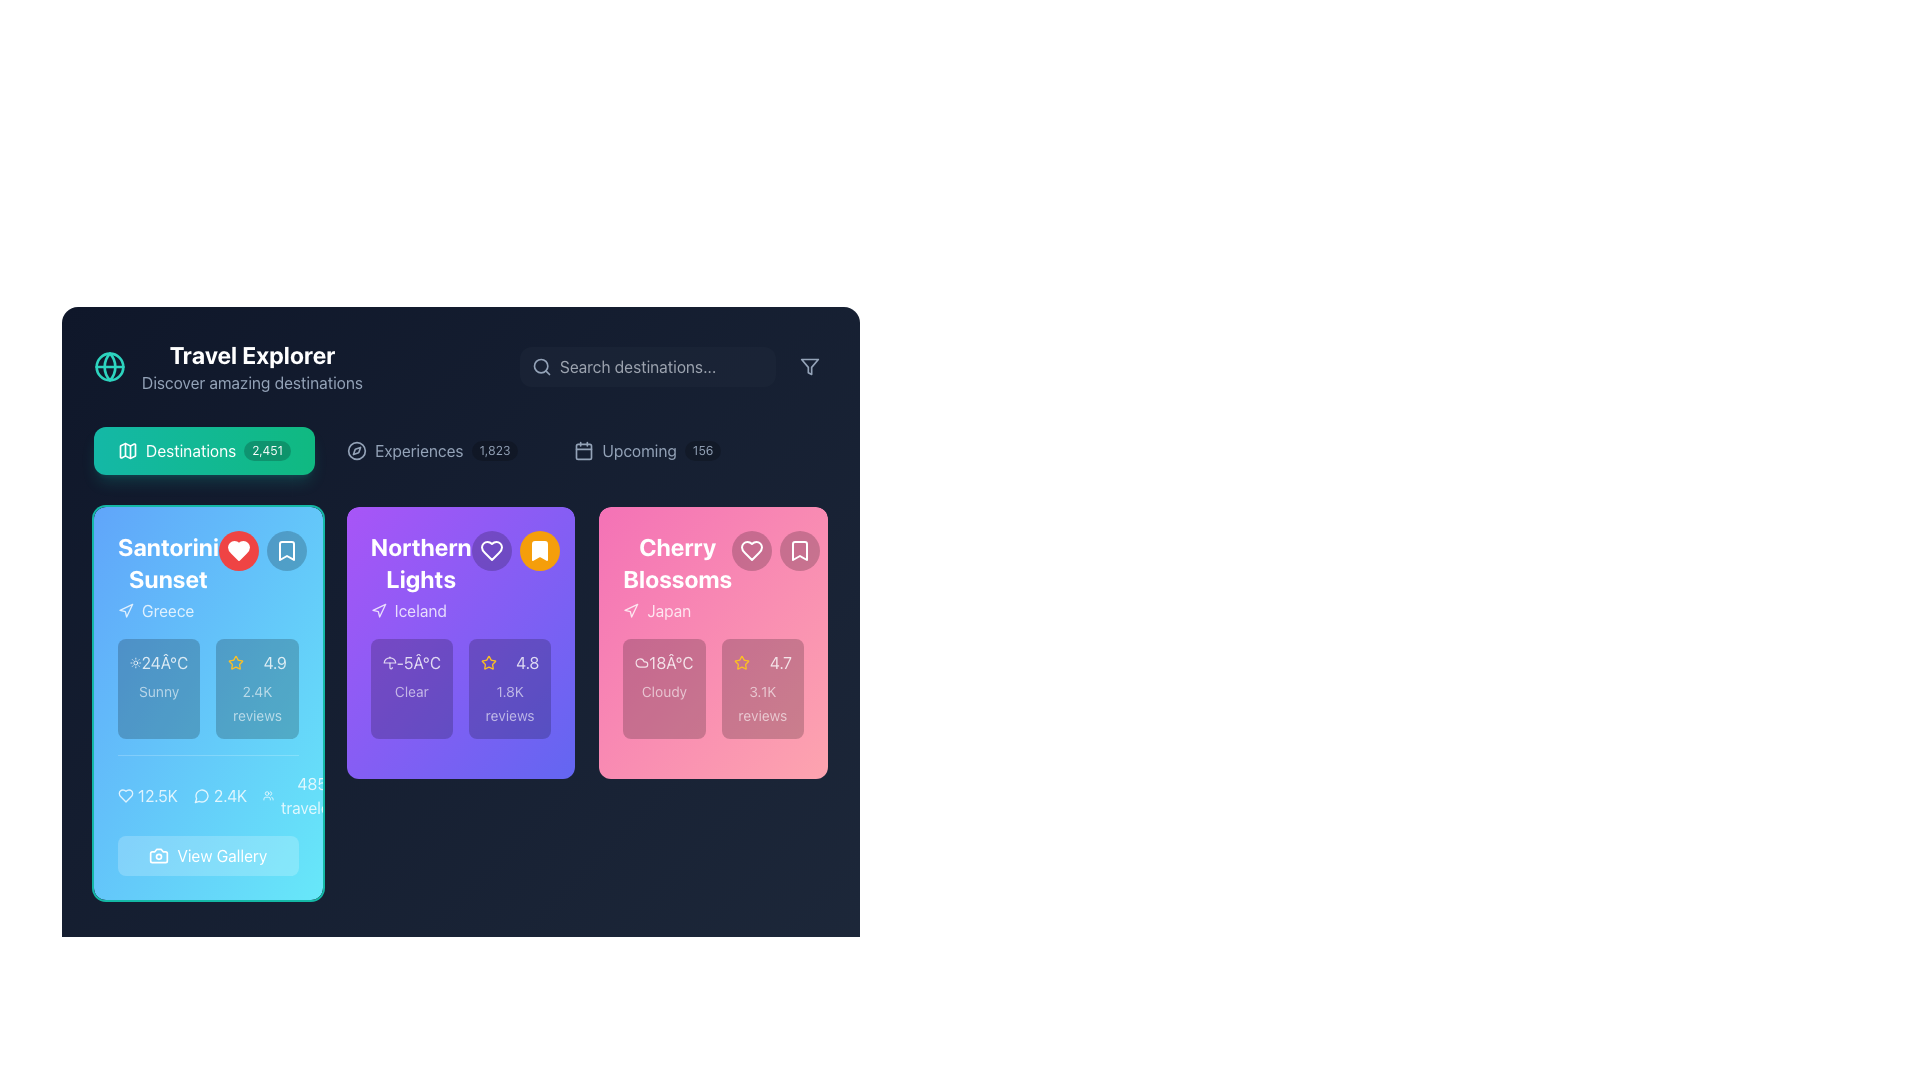  What do you see at coordinates (410, 690) in the screenshot?
I see `the text label providing additional context to the temperature, located within the purple card labeled 'Northern Lights, Iceland', positioned below the '-5°C' label` at bounding box center [410, 690].